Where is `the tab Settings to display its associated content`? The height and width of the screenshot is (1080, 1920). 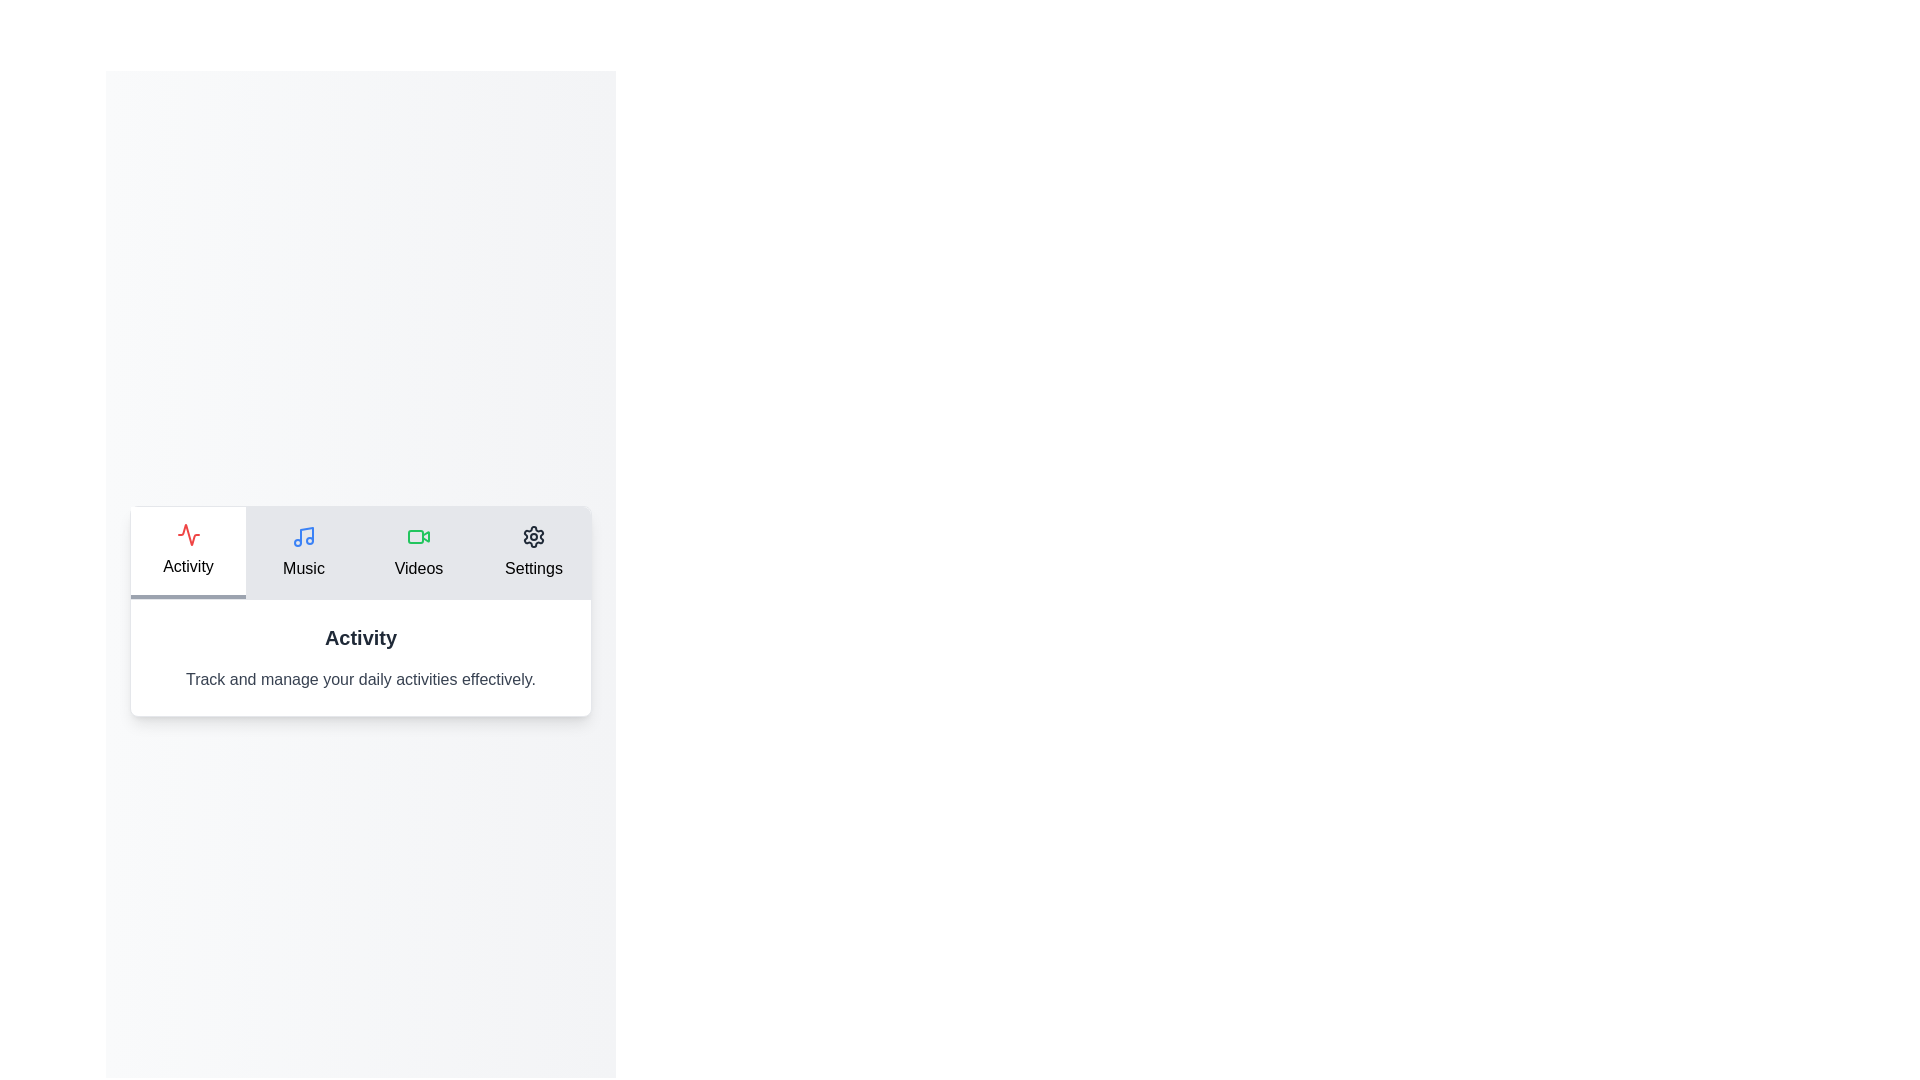 the tab Settings to display its associated content is located at coordinates (533, 552).